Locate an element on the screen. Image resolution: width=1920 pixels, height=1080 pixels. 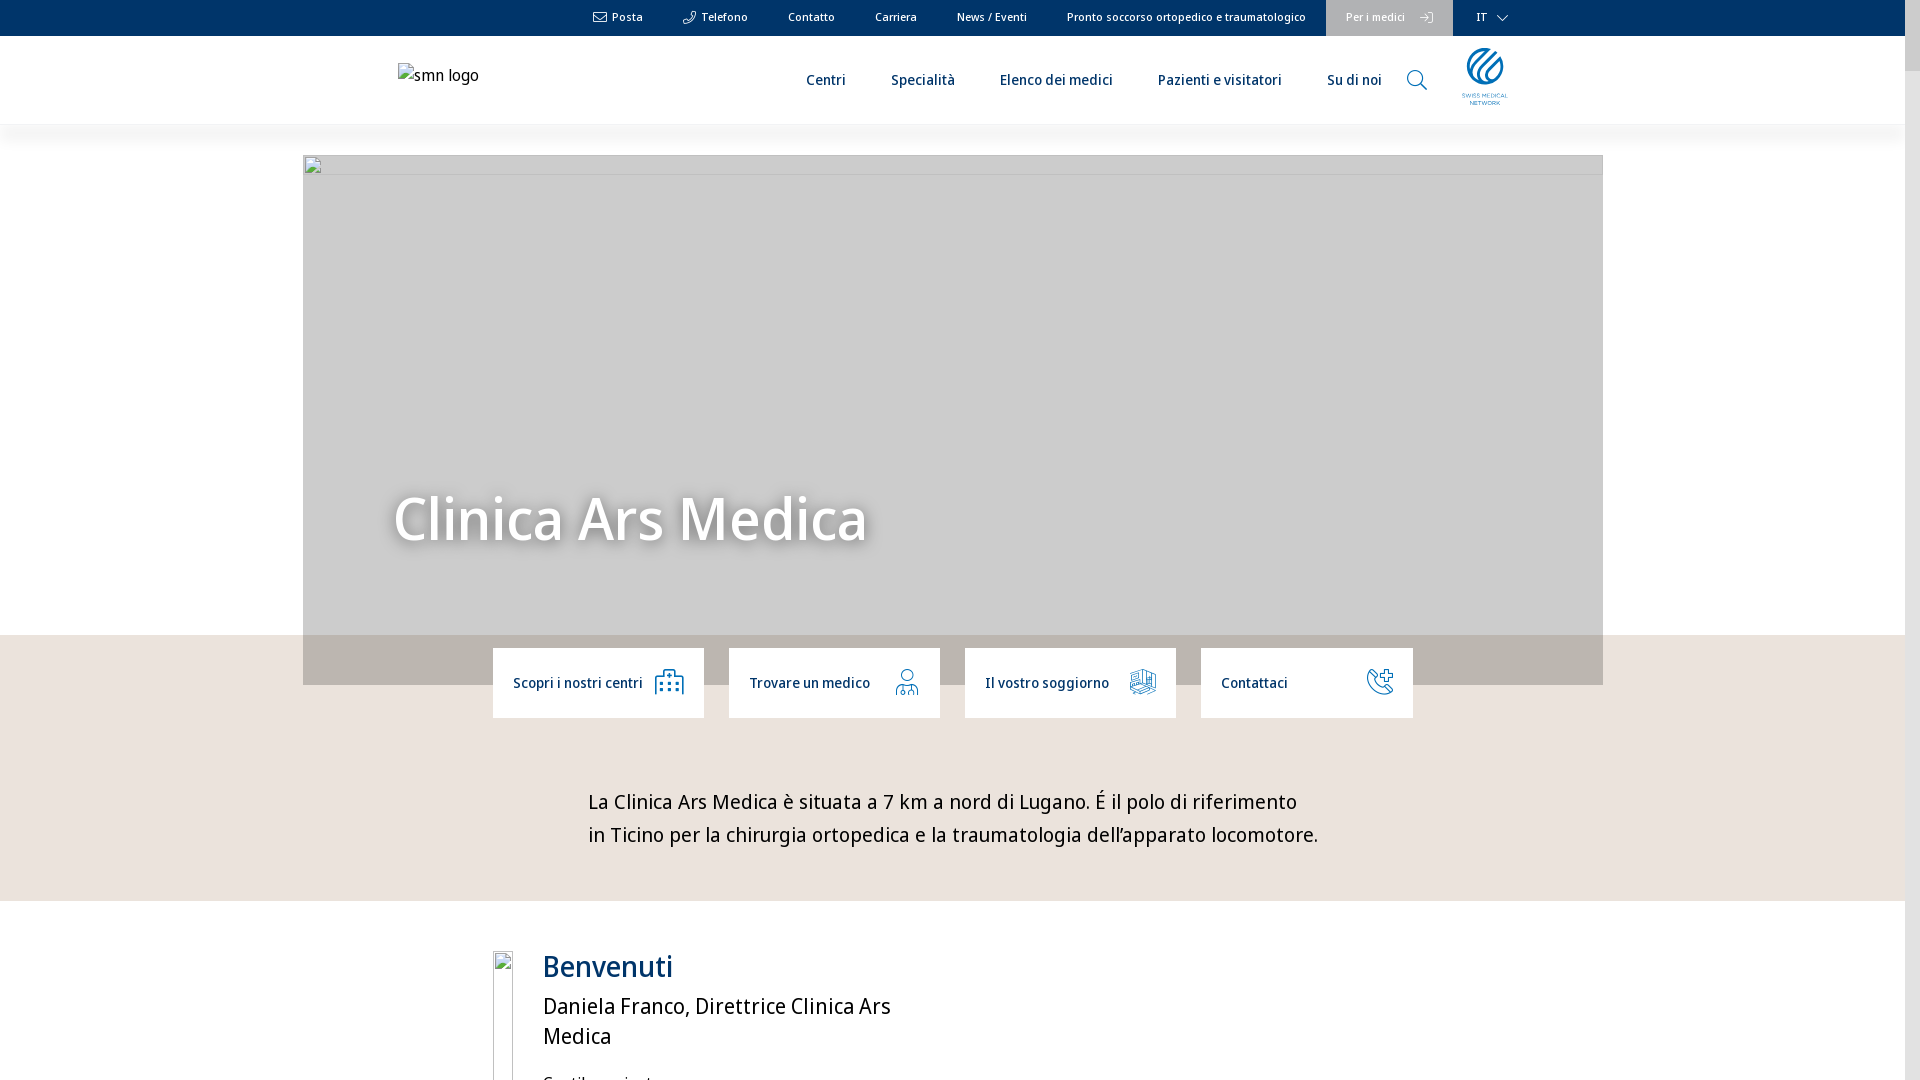
'IT' is located at coordinates (1472, 18).